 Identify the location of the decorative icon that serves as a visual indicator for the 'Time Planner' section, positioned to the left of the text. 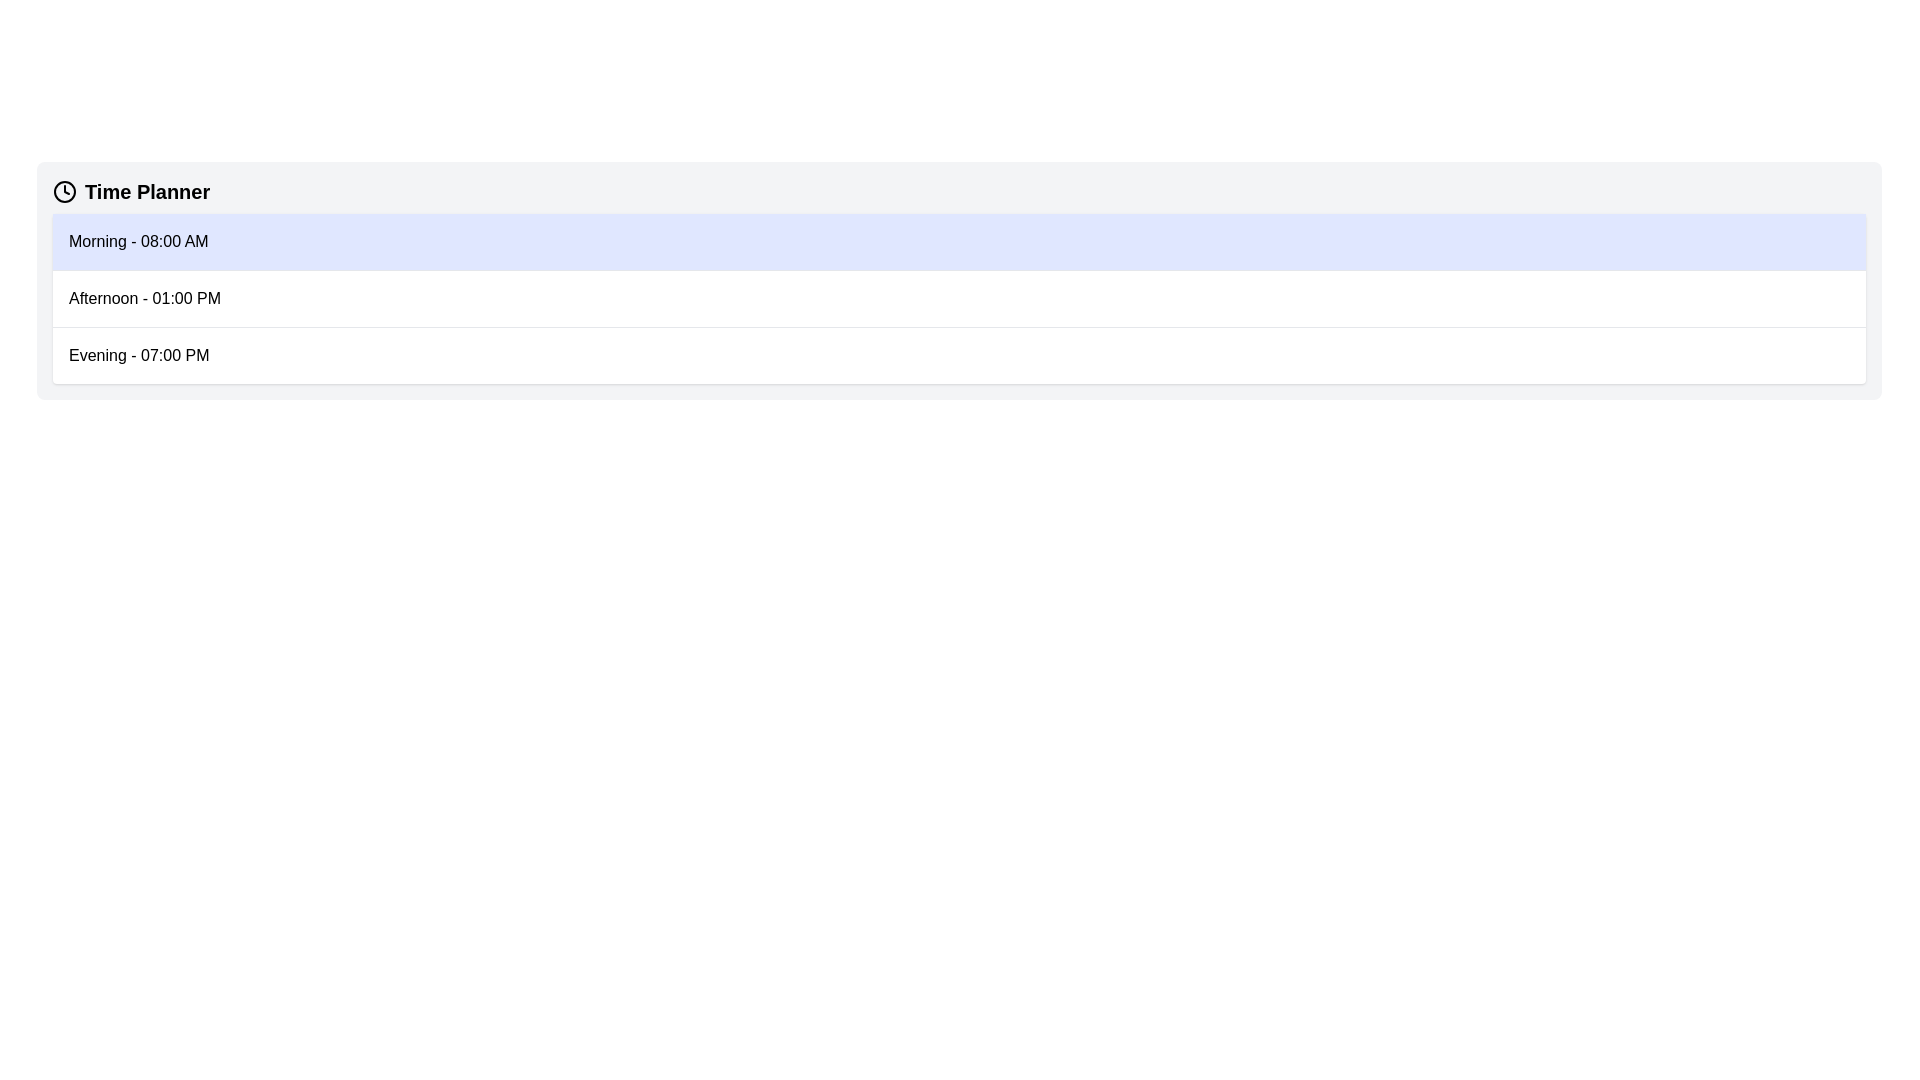
(65, 192).